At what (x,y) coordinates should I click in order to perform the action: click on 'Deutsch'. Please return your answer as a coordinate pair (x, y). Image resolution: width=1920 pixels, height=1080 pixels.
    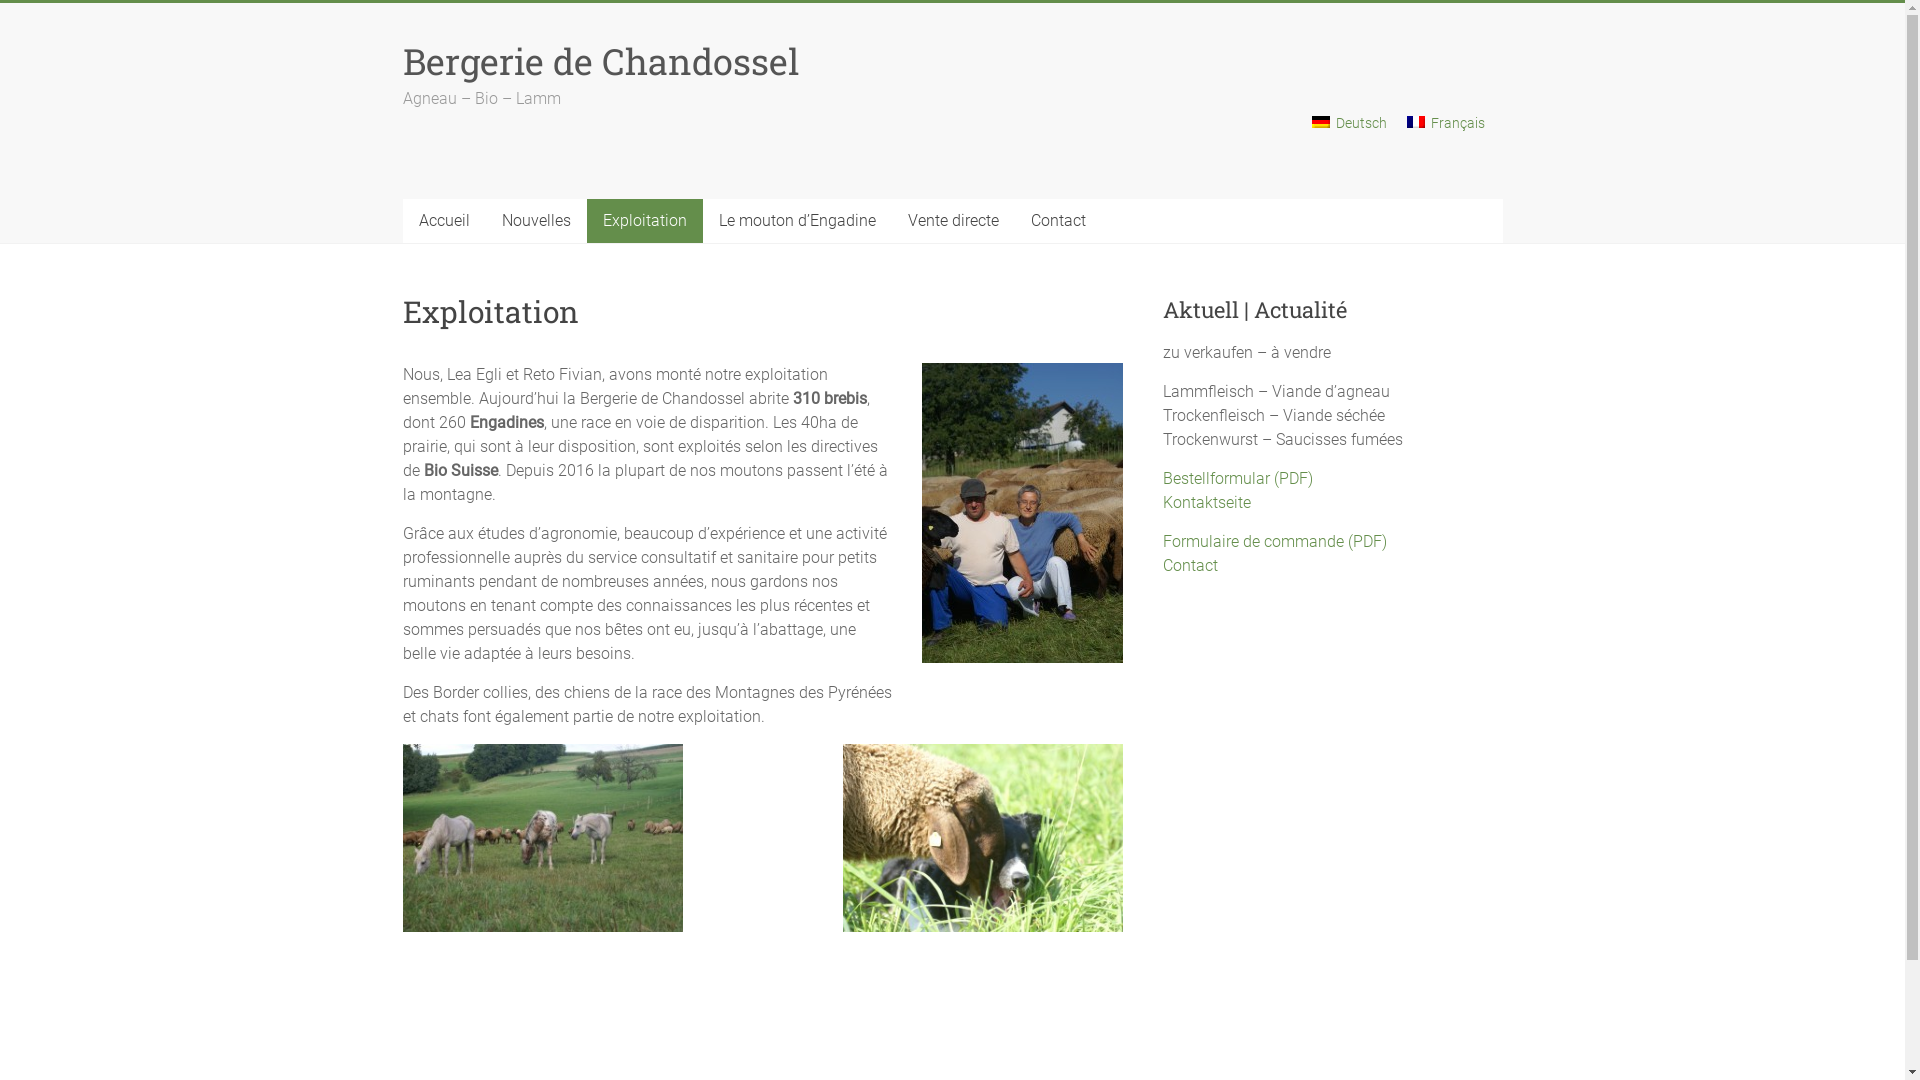
    Looking at the image, I should click on (1320, 122).